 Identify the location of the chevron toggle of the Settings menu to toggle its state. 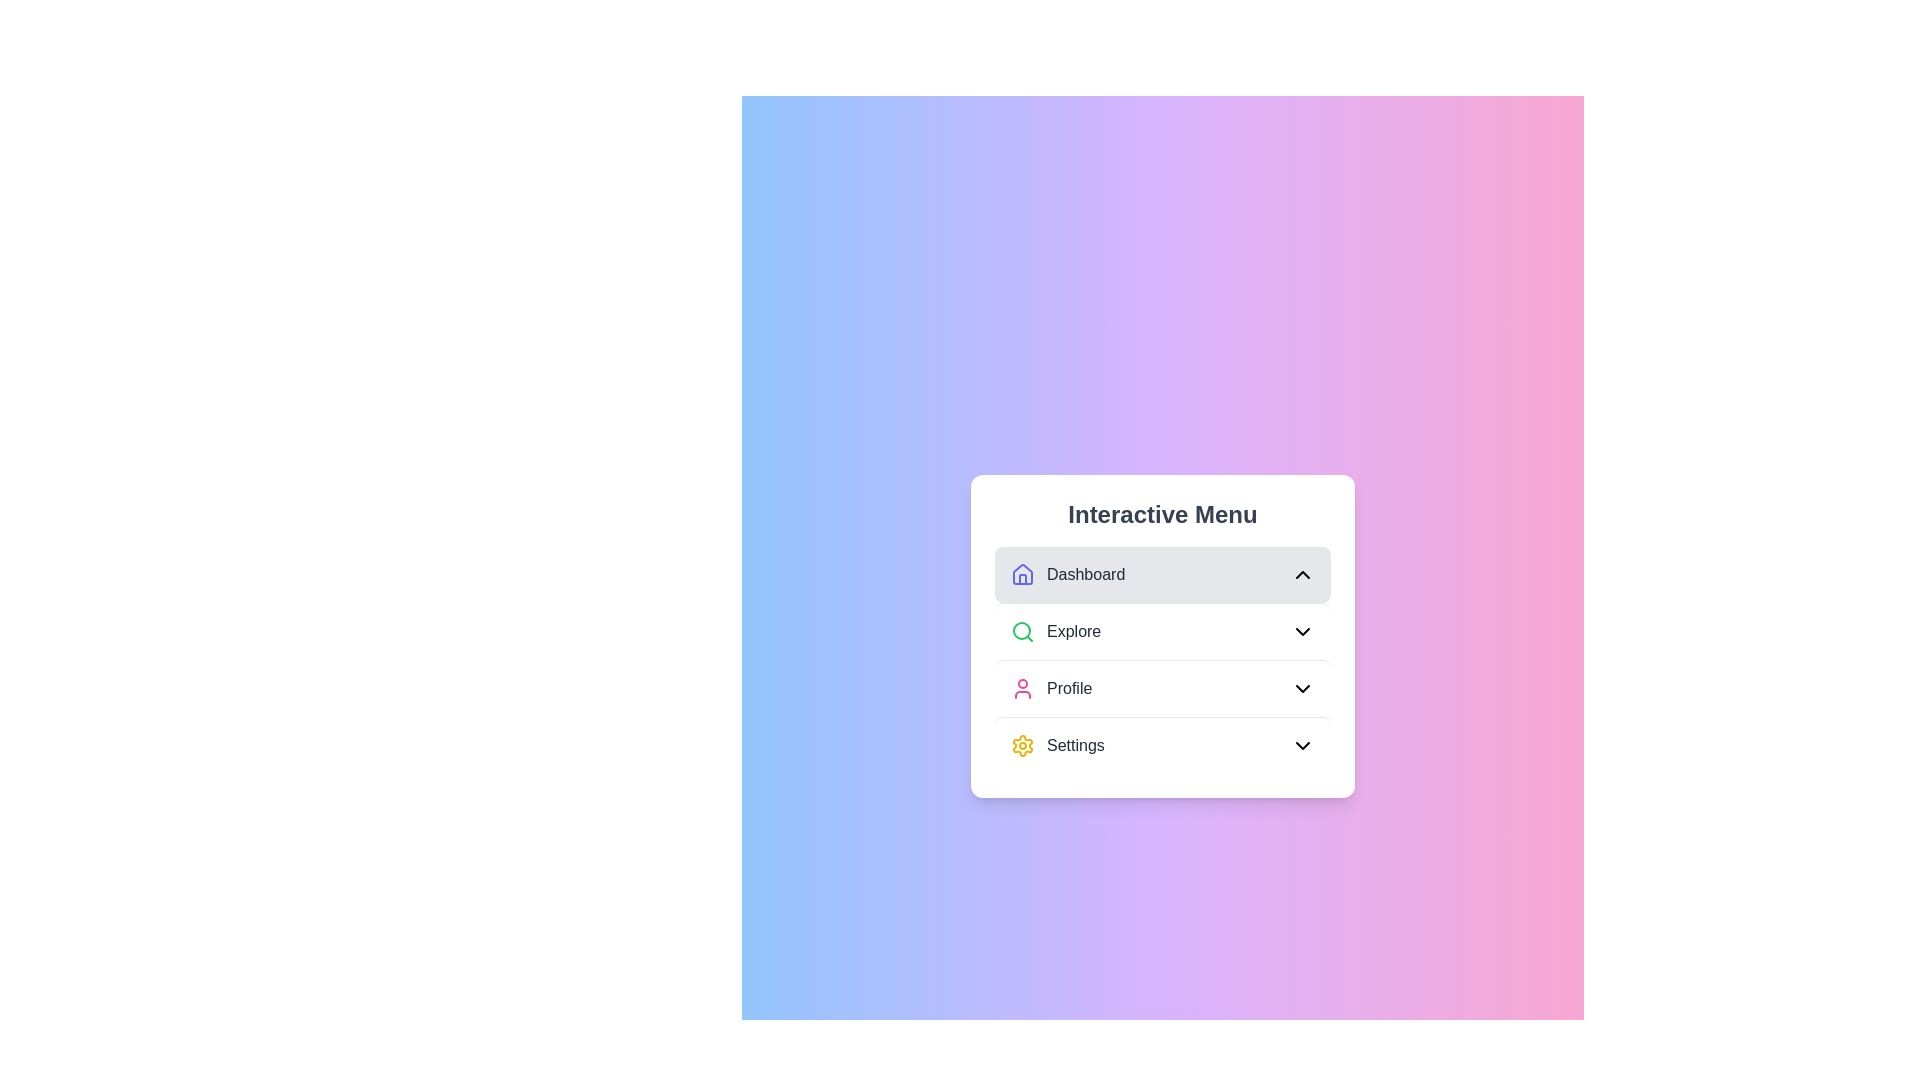
(1302, 745).